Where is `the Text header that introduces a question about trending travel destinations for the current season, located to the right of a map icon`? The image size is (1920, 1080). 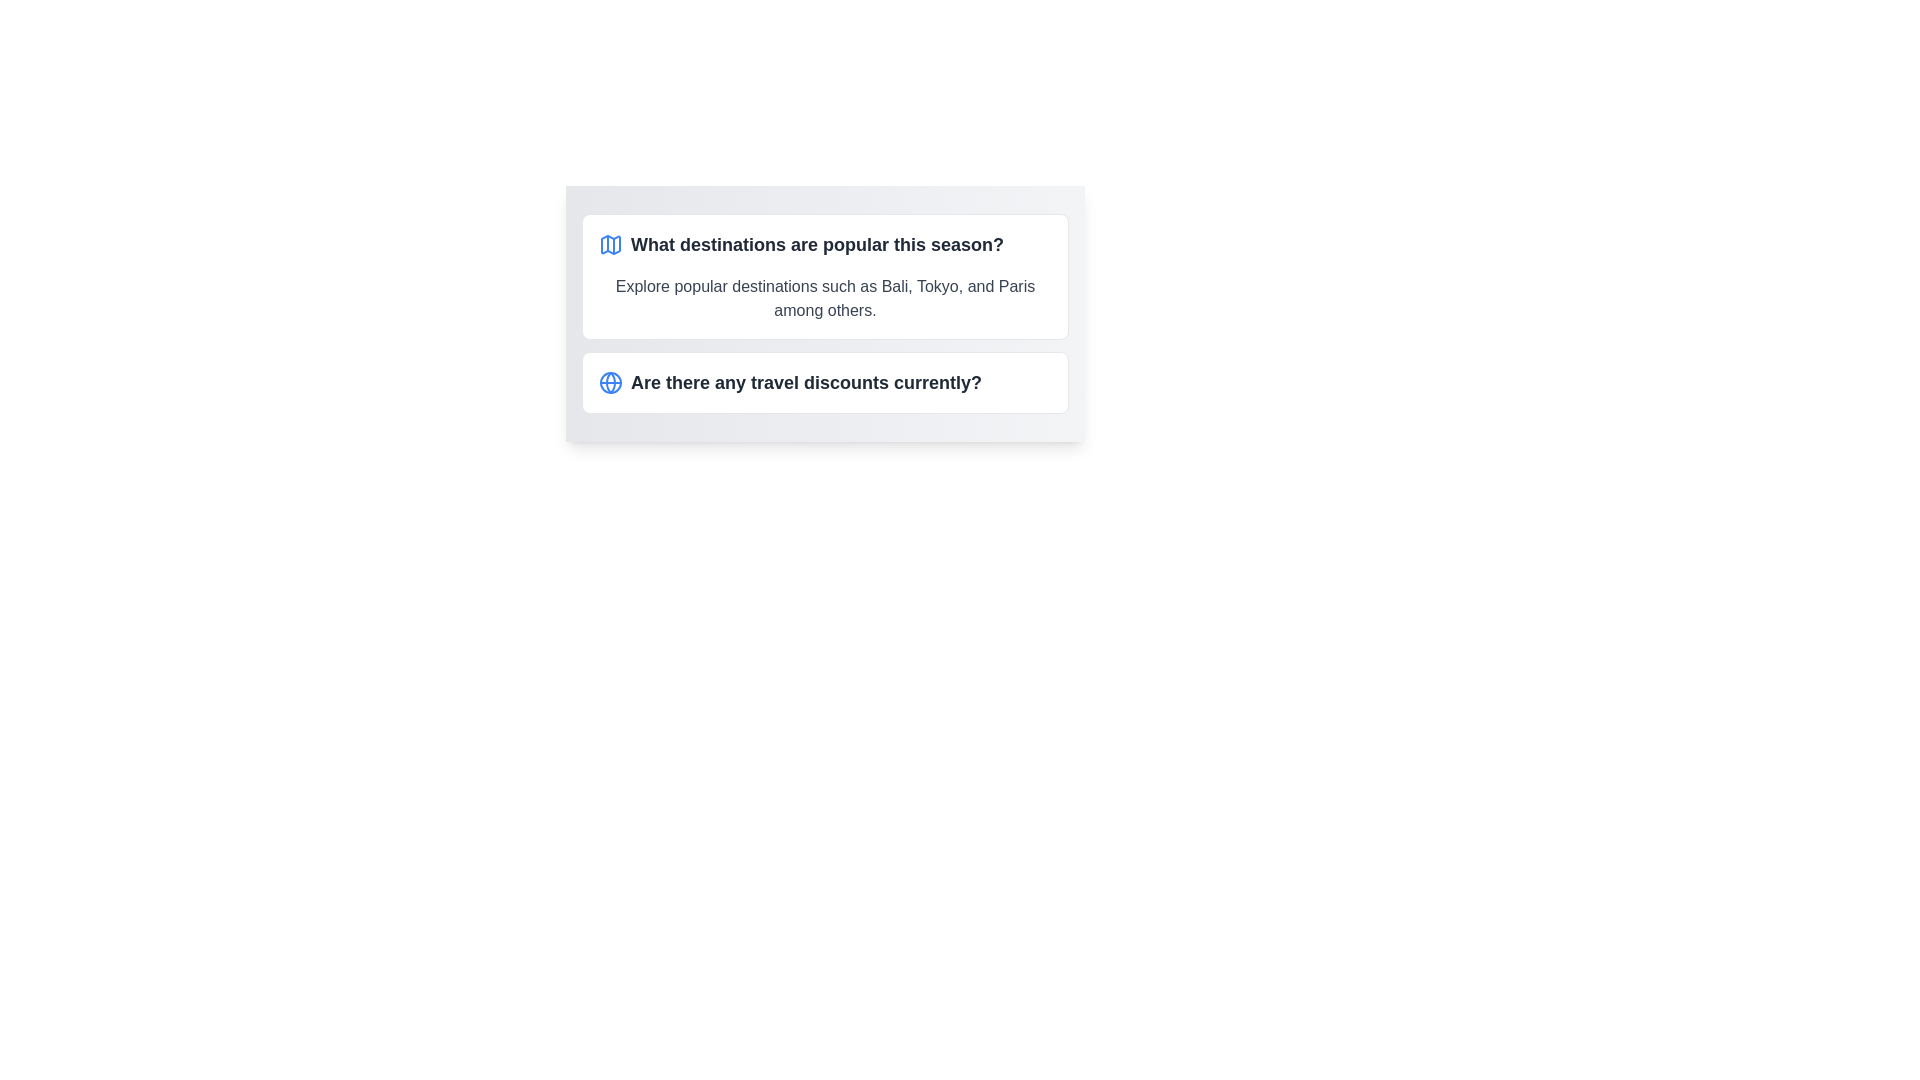
the Text header that introduces a question about trending travel destinations for the current season, located to the right of a map icon is located at coordinates (817, 244).